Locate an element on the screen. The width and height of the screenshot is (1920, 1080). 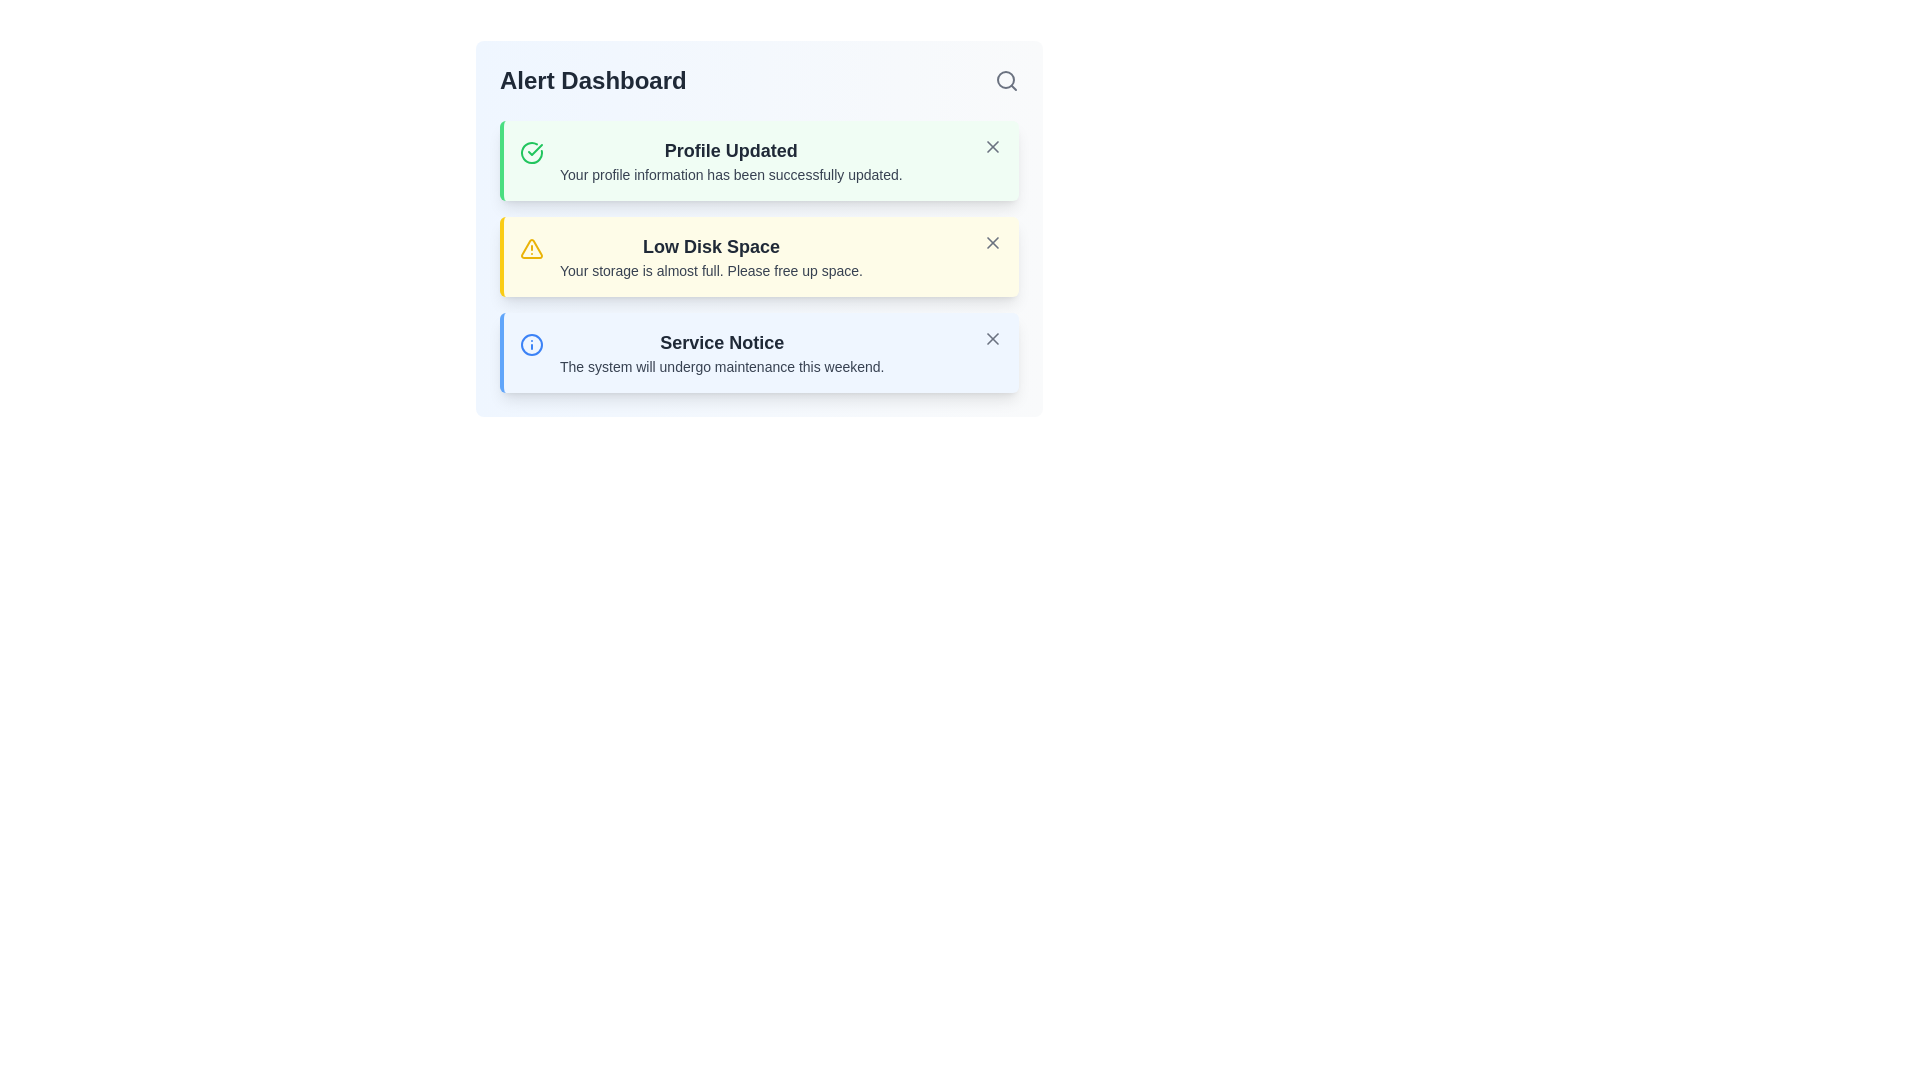
the Text label that serves as the title of the low disk space alert message, located at the top of the alert box is located at coordinates (711, 245).